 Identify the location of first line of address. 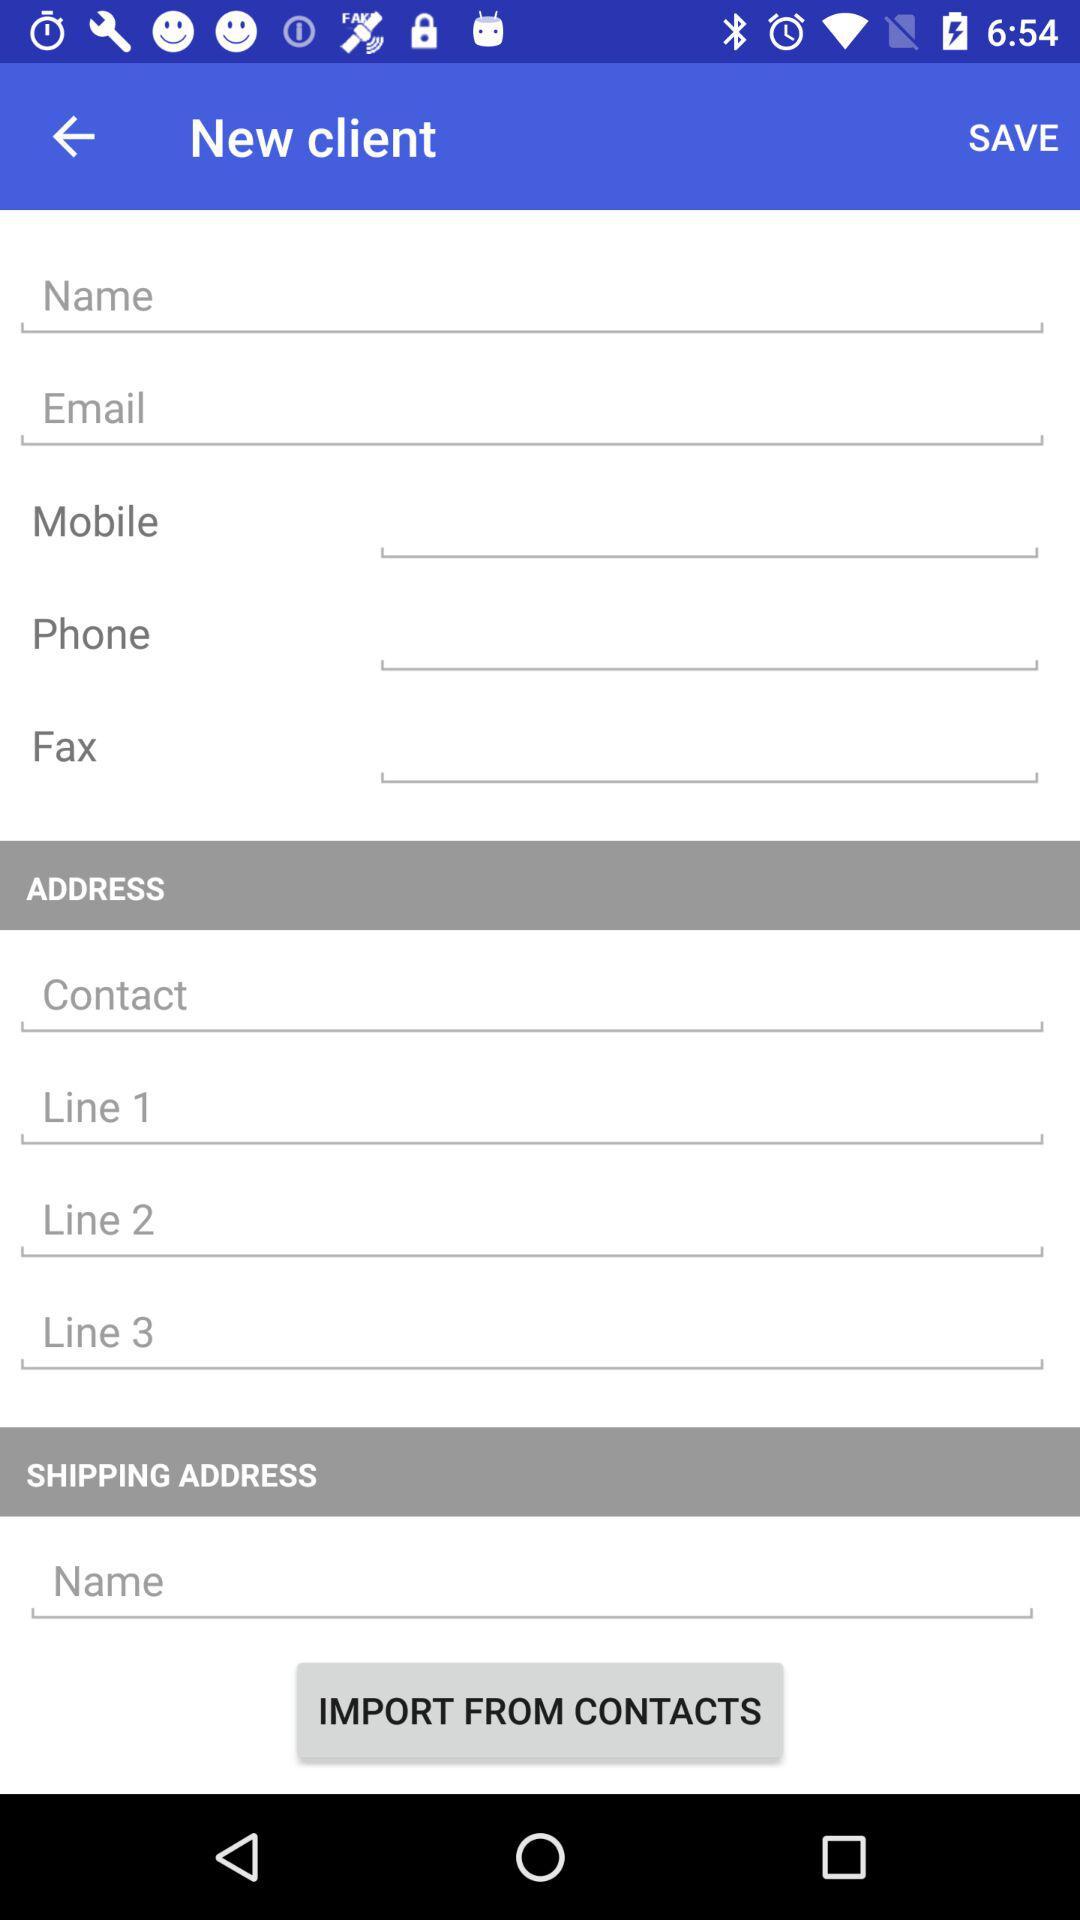
(531, 1105).